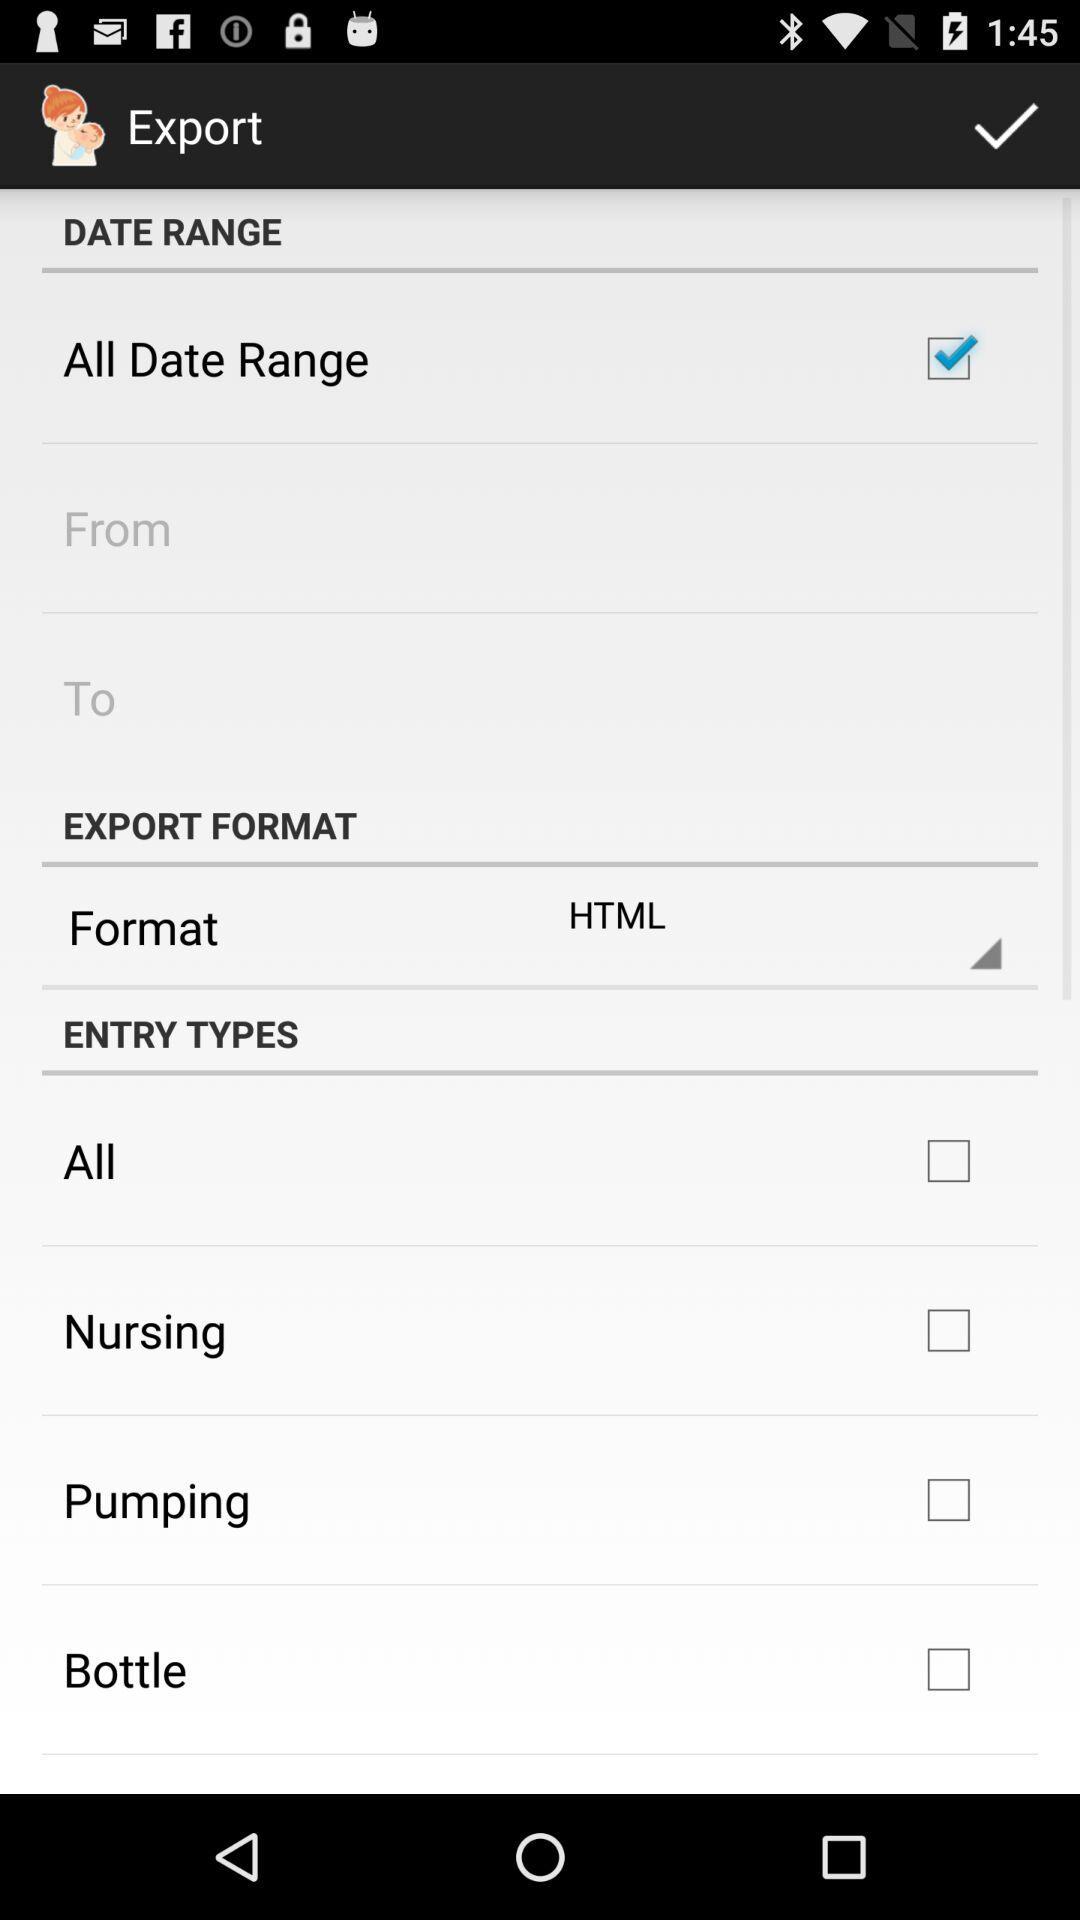  Describe the element at coordinates (143, 1330) in the screenshot. I see `nursing icon` at that location.